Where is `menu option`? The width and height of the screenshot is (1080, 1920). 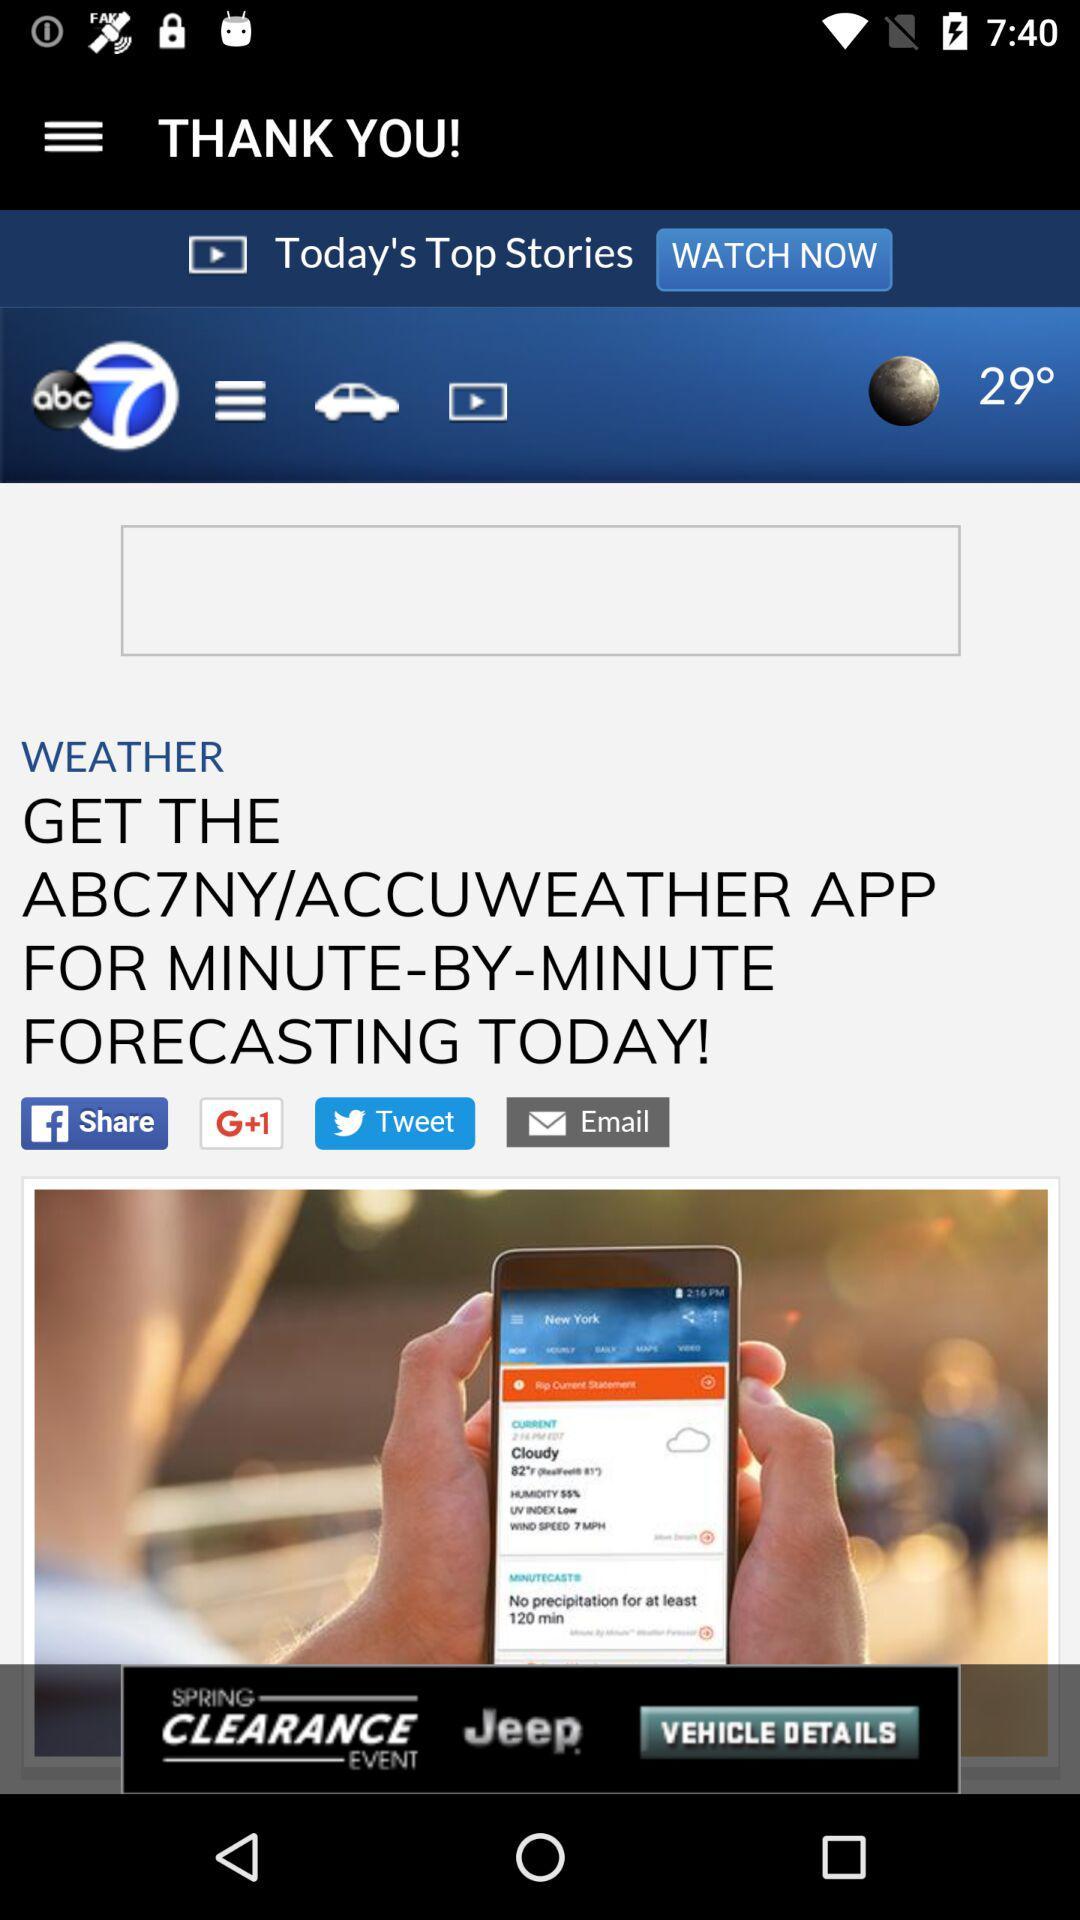
menu option is located at coordinates (72, 135).